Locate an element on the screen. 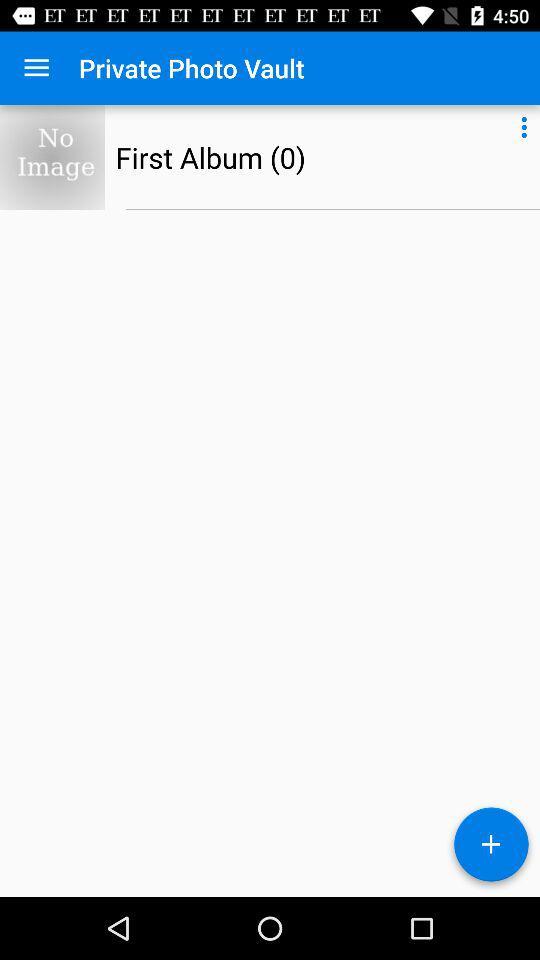 The image size is (540, 960). item next to first album (0) is located at coordinates (524, 123).